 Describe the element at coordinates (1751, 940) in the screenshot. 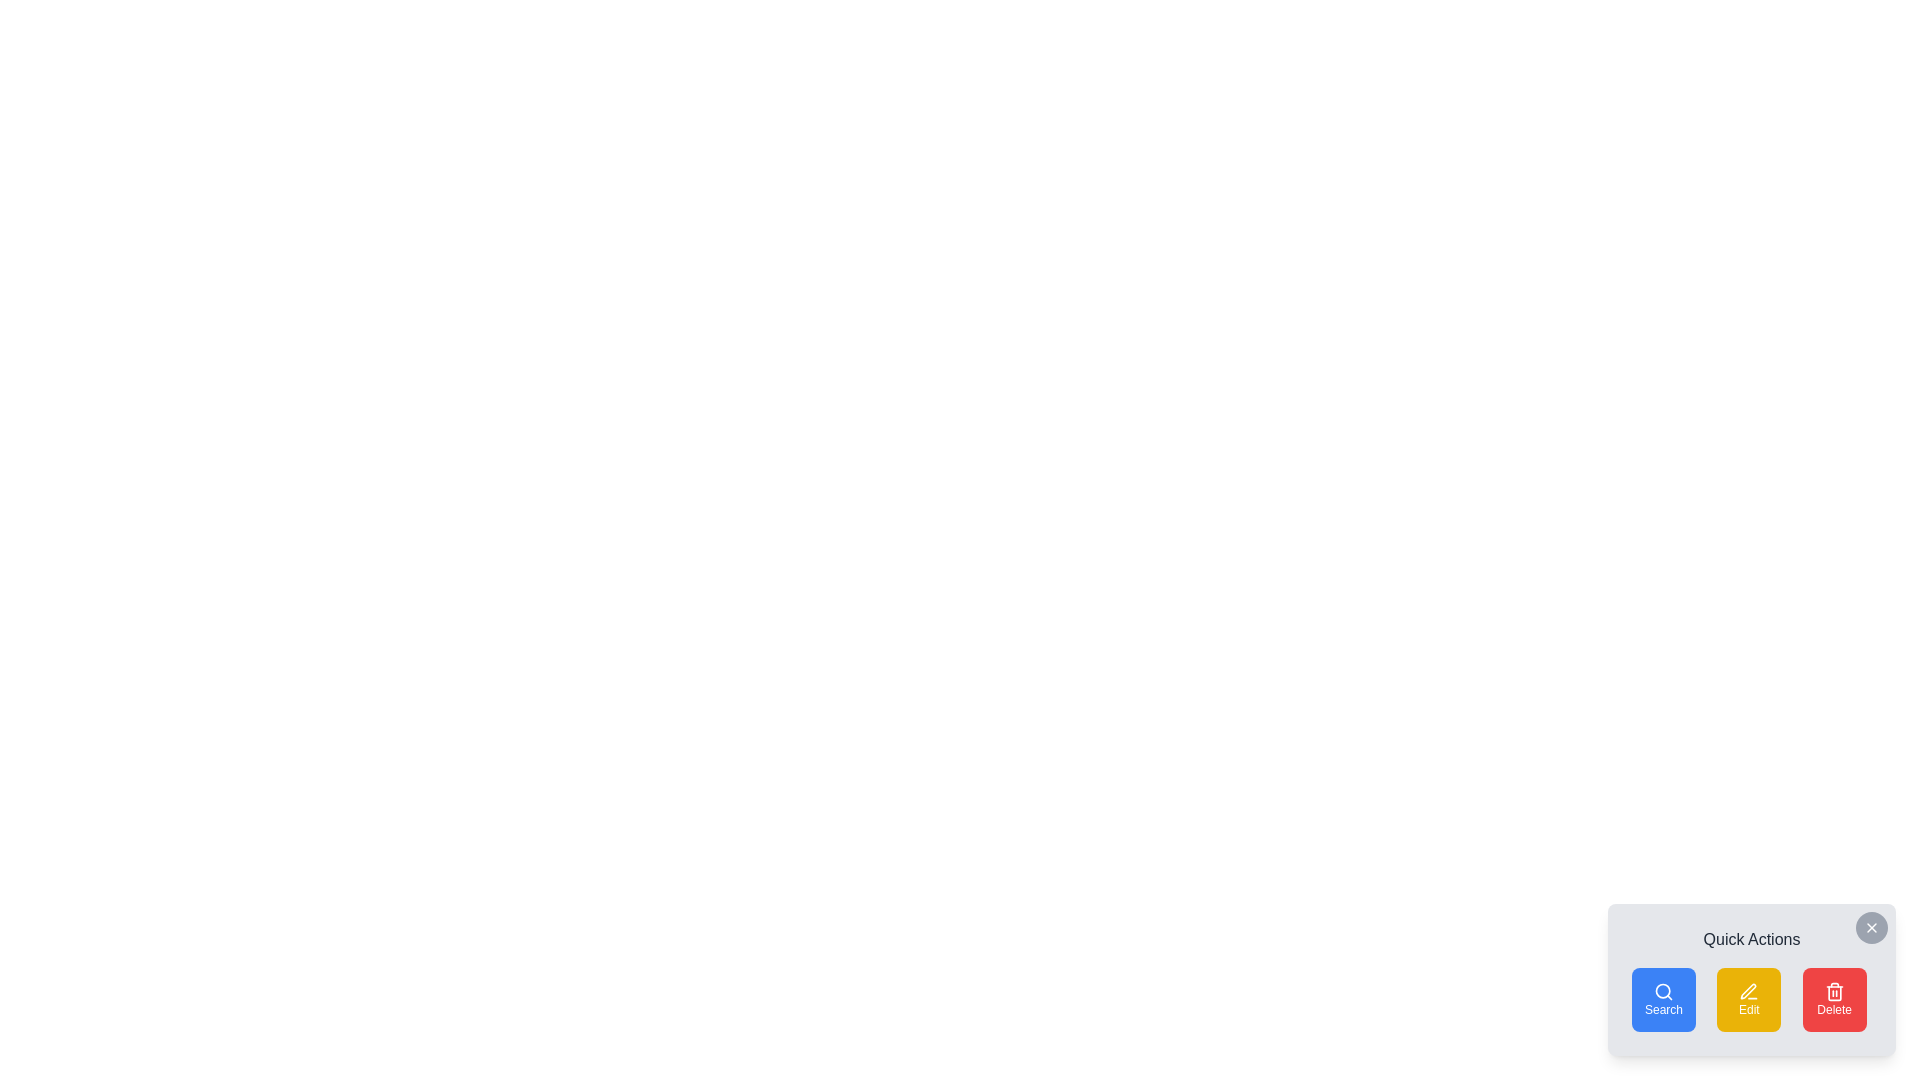

I see `the Text label at the top center of the card that describes the functionality of the buttons below` at that location.